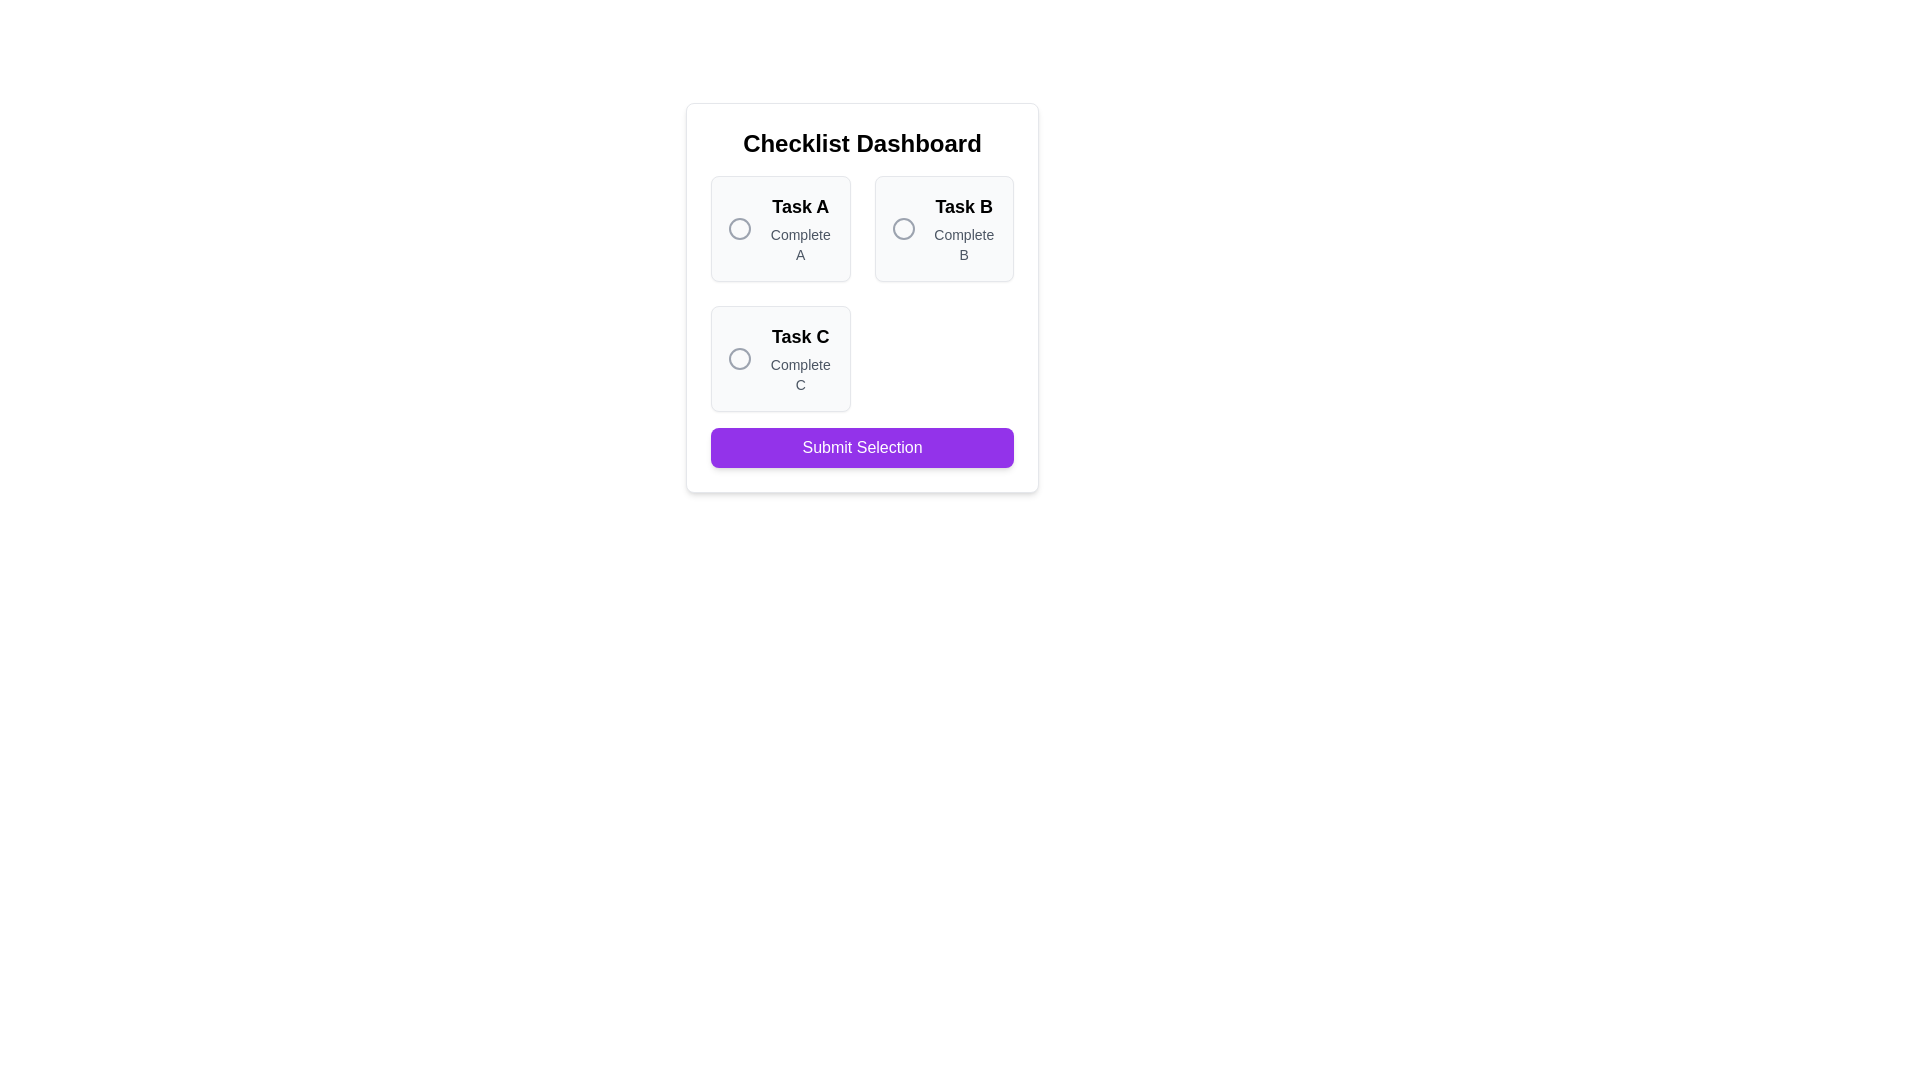  Describe the element at coordinates (779, 227) in the screenshot. I see `the checkbox list item labeled 'Task A'` at that location.